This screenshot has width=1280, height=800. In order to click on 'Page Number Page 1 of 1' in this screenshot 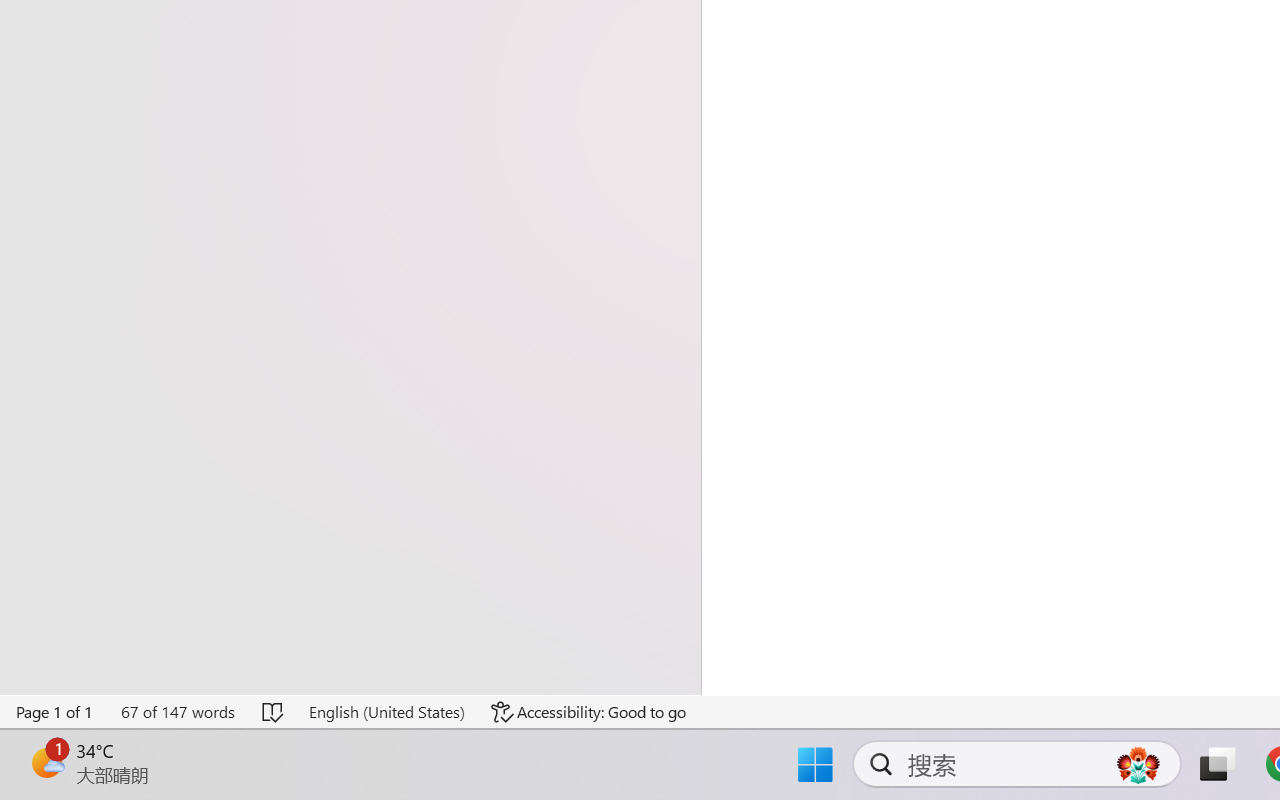, I will do `click(55, 711)`.